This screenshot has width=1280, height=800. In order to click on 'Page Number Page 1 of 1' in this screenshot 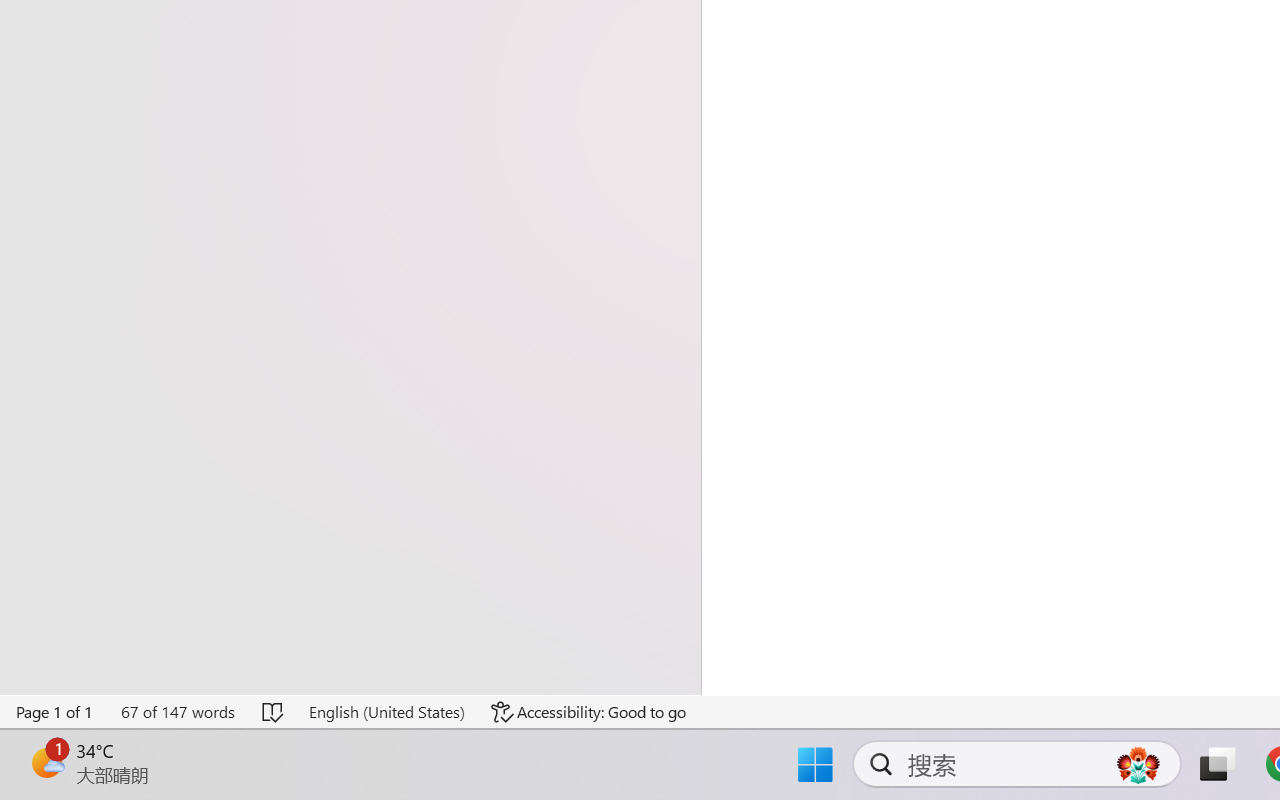, I will do `click(55, 711)`.